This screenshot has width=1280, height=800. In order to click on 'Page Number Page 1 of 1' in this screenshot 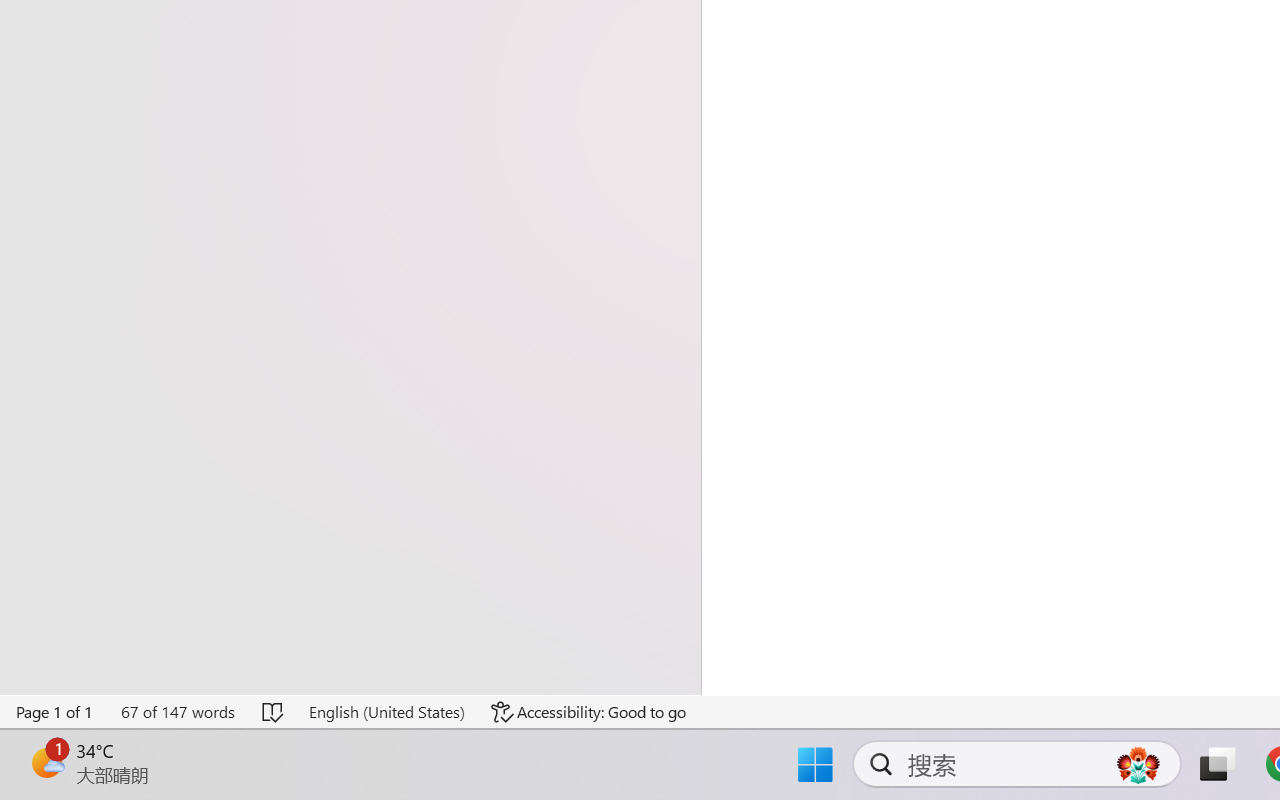, I will do `click(55, 711)`.